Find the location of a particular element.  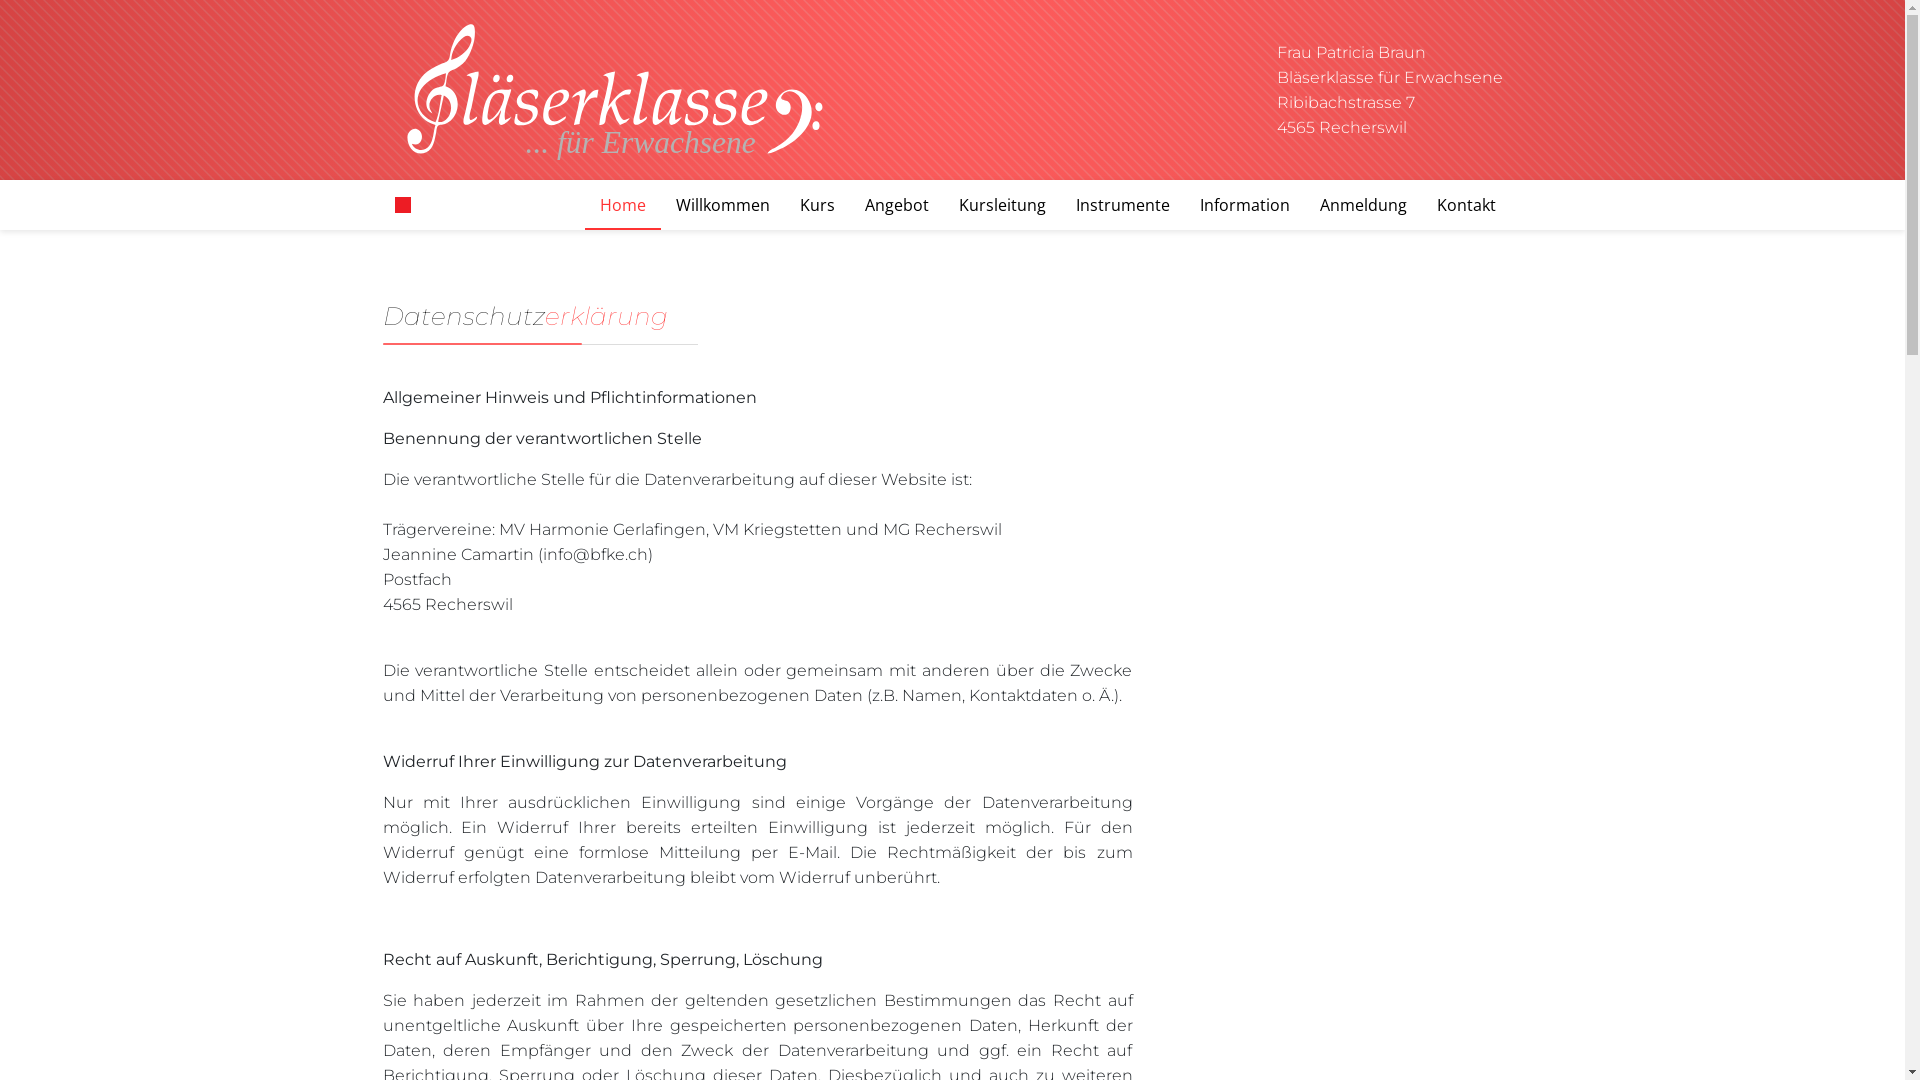

'Anmeldung' is located at coordinates (1361, 204).